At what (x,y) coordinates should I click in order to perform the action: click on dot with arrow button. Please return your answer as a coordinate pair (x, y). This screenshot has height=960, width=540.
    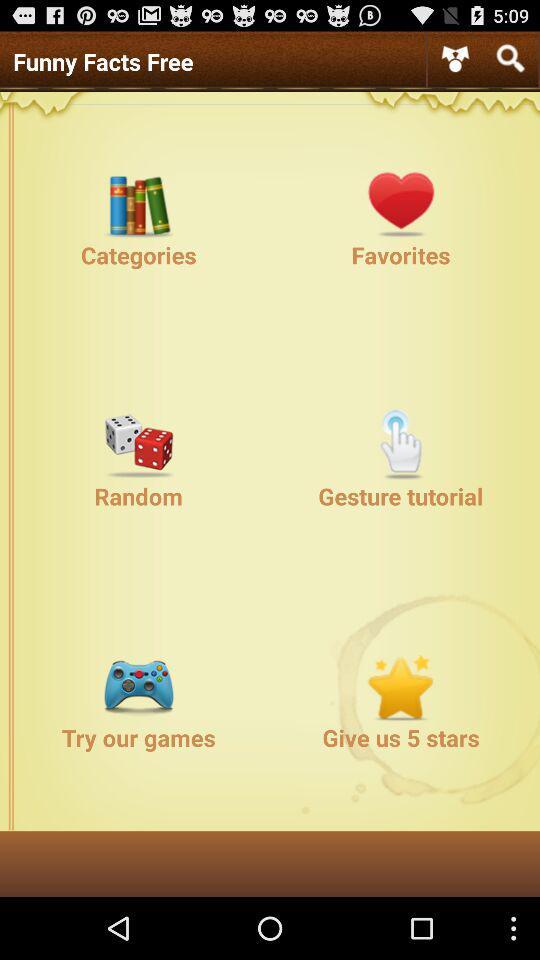
    Looking at the image, I should click on (455, 58).